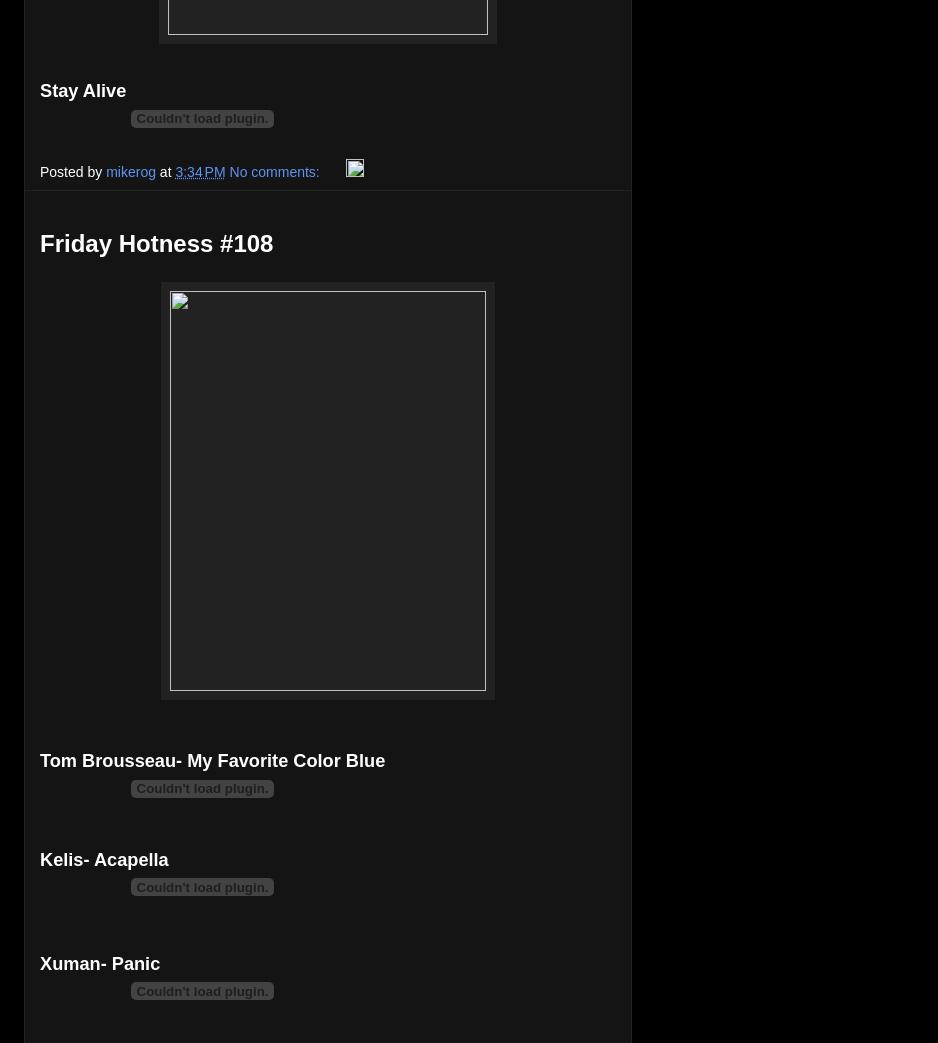 The height and width of the screenshot is (1043, 938). Describe the element at coordinates (129, 170) in the screenshot. I see `'mikerog'` at that location.